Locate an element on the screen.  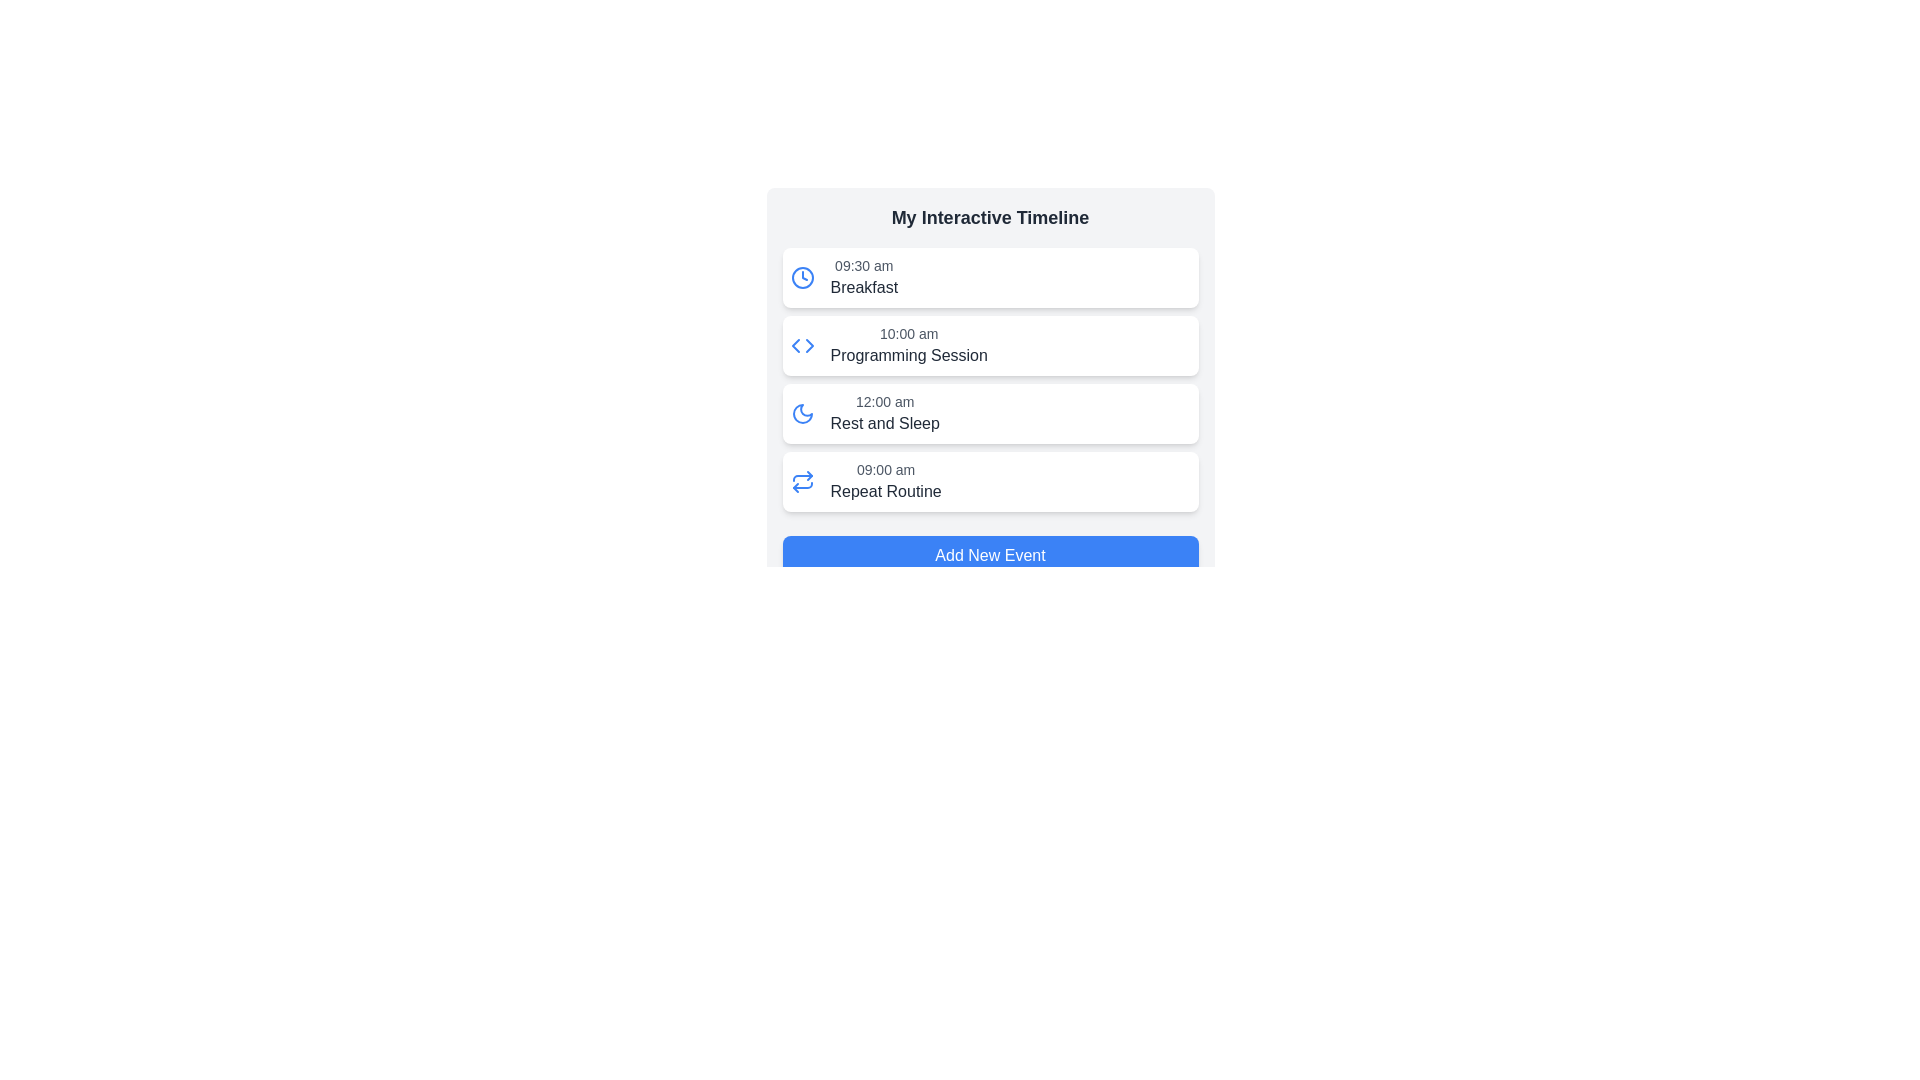
the static text element displaying '10:00 am', which is located in the second row of the timeline UI, positioned to the right of the programming icon and above the 'Programming Session' label is located at coordinates (908, 333).